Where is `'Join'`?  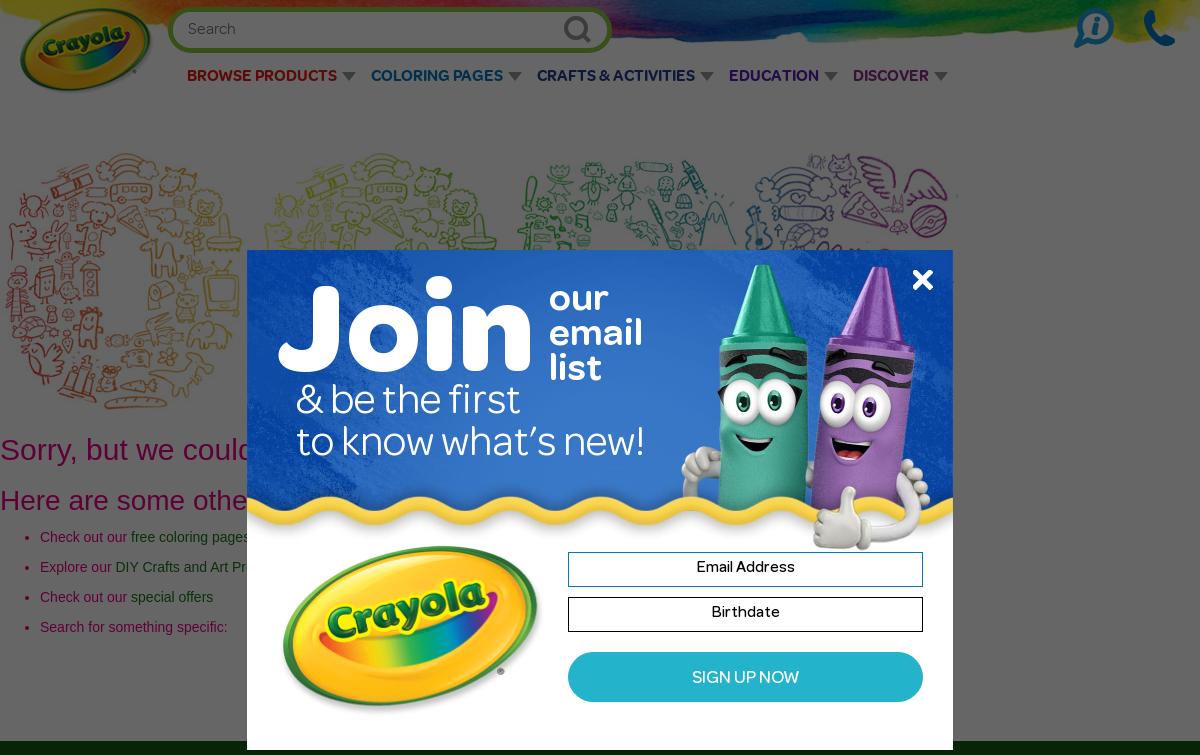 'Join' is located at coordinates (405, 343).